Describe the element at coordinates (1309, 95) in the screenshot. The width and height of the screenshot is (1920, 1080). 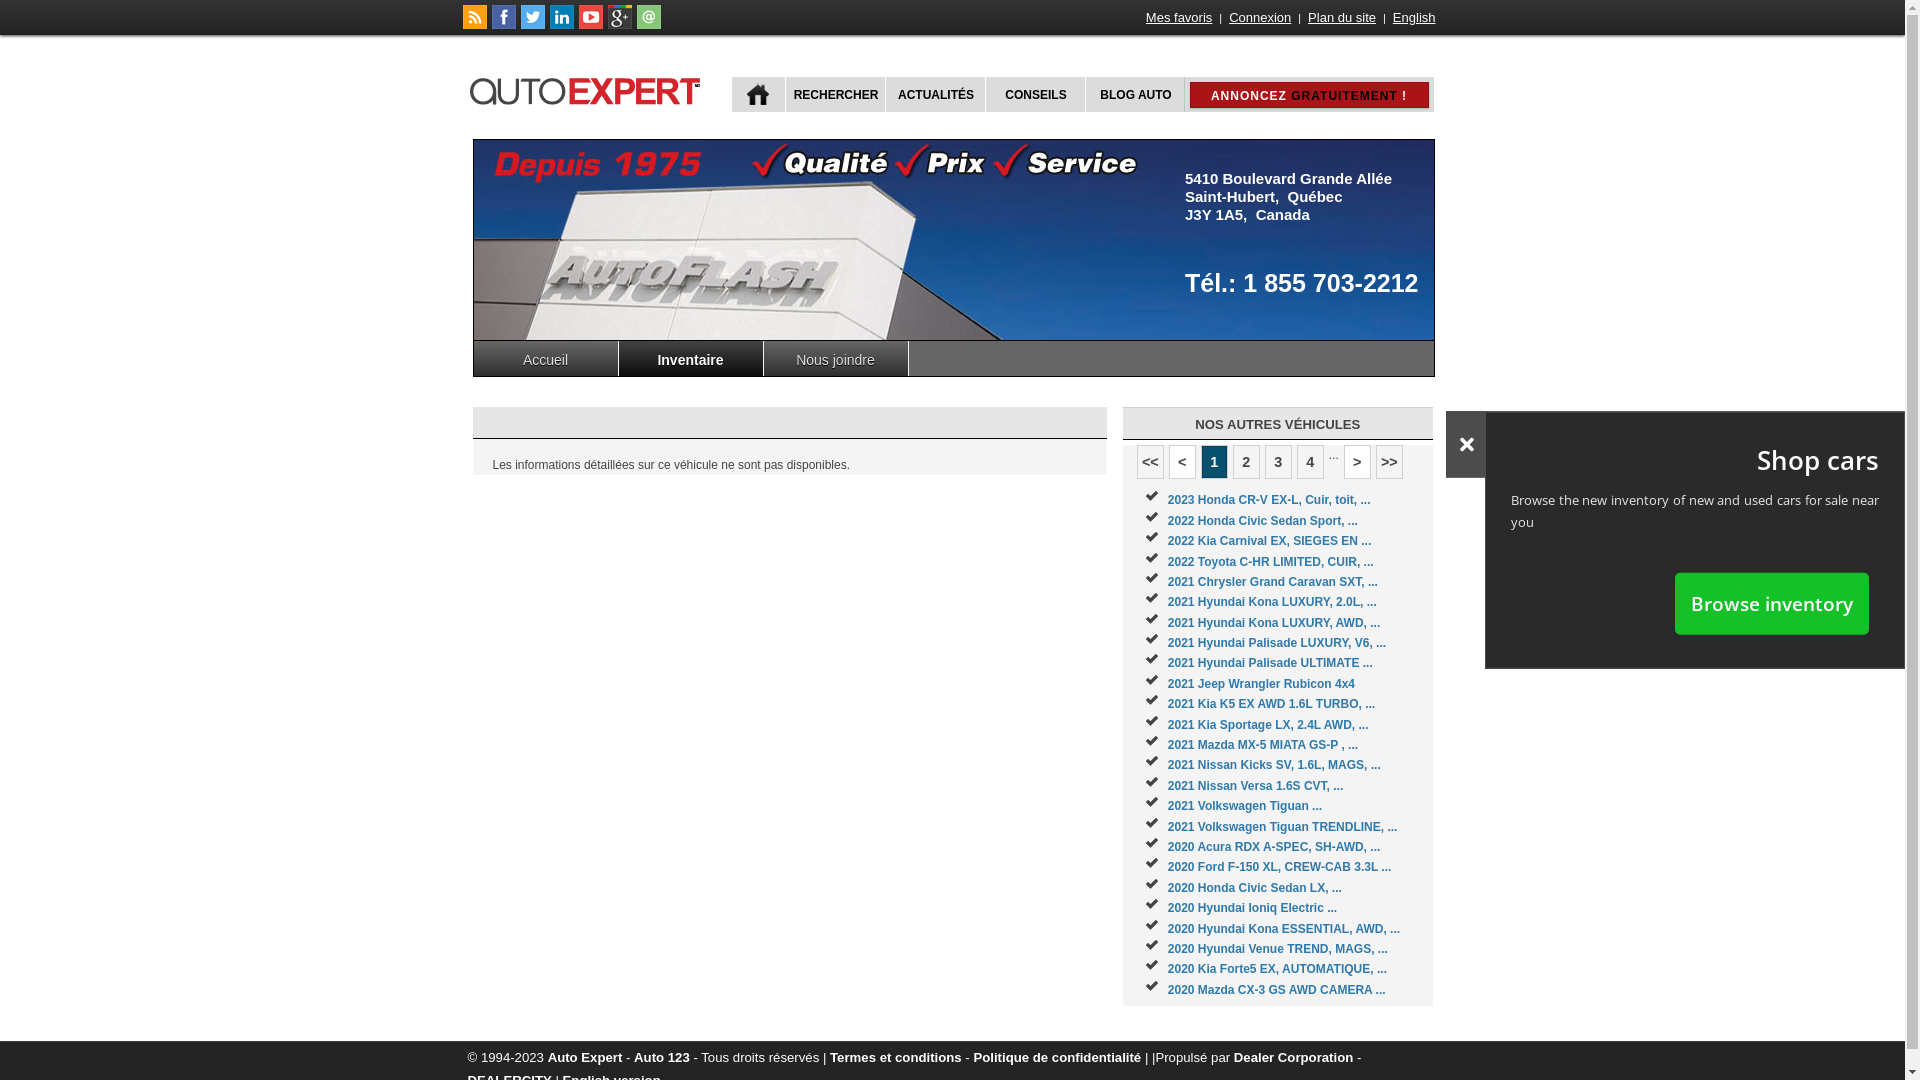
I see `'ANNONCEZ GRATUITEMENT !'` at that location.